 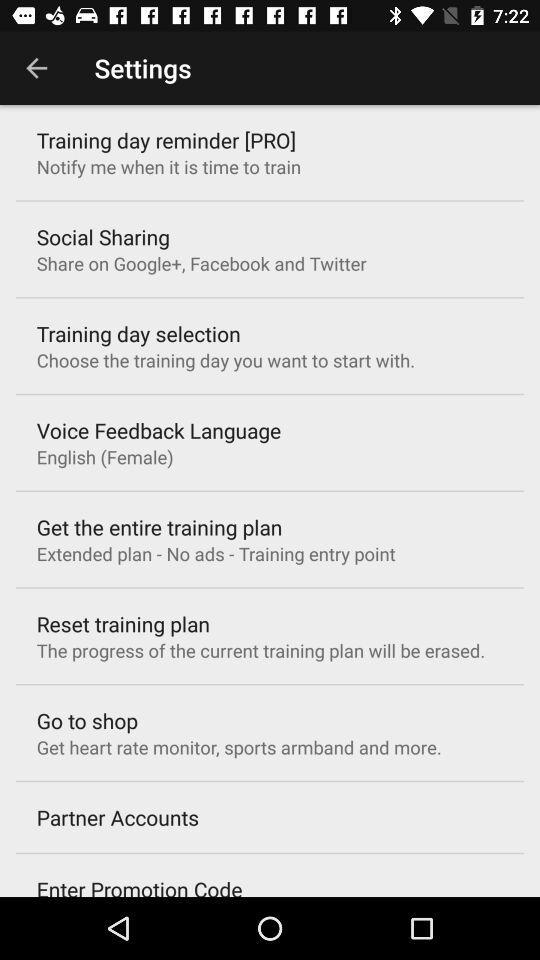 I want to click on icon below reset training plan item, so click(x=260, y=649).